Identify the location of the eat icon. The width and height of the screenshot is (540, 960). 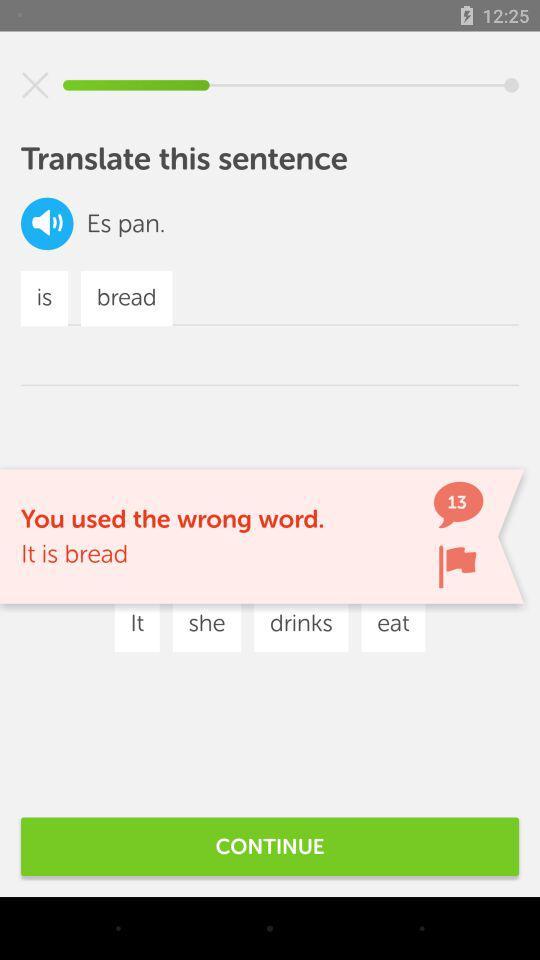
(393, 623).